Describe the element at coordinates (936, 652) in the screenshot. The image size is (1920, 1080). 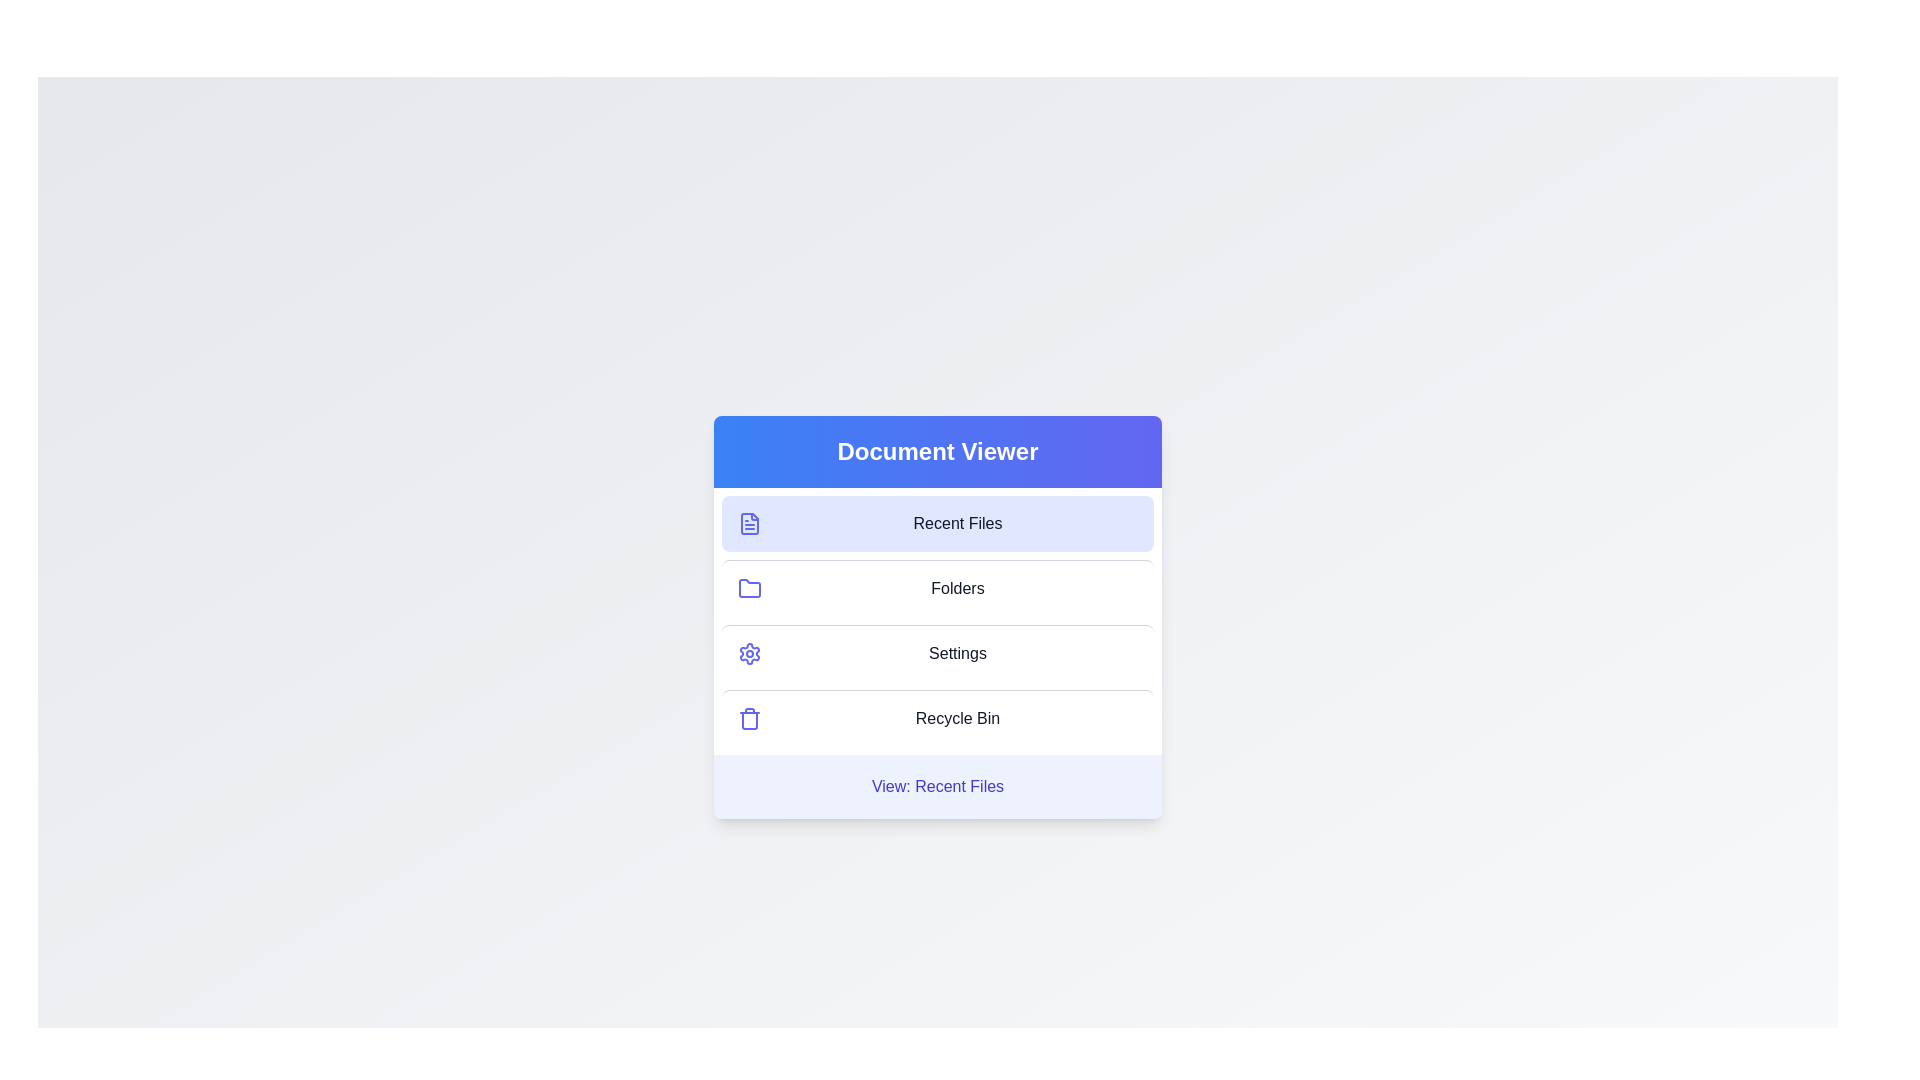
I see `the menu item Settings to view its content` at that location.